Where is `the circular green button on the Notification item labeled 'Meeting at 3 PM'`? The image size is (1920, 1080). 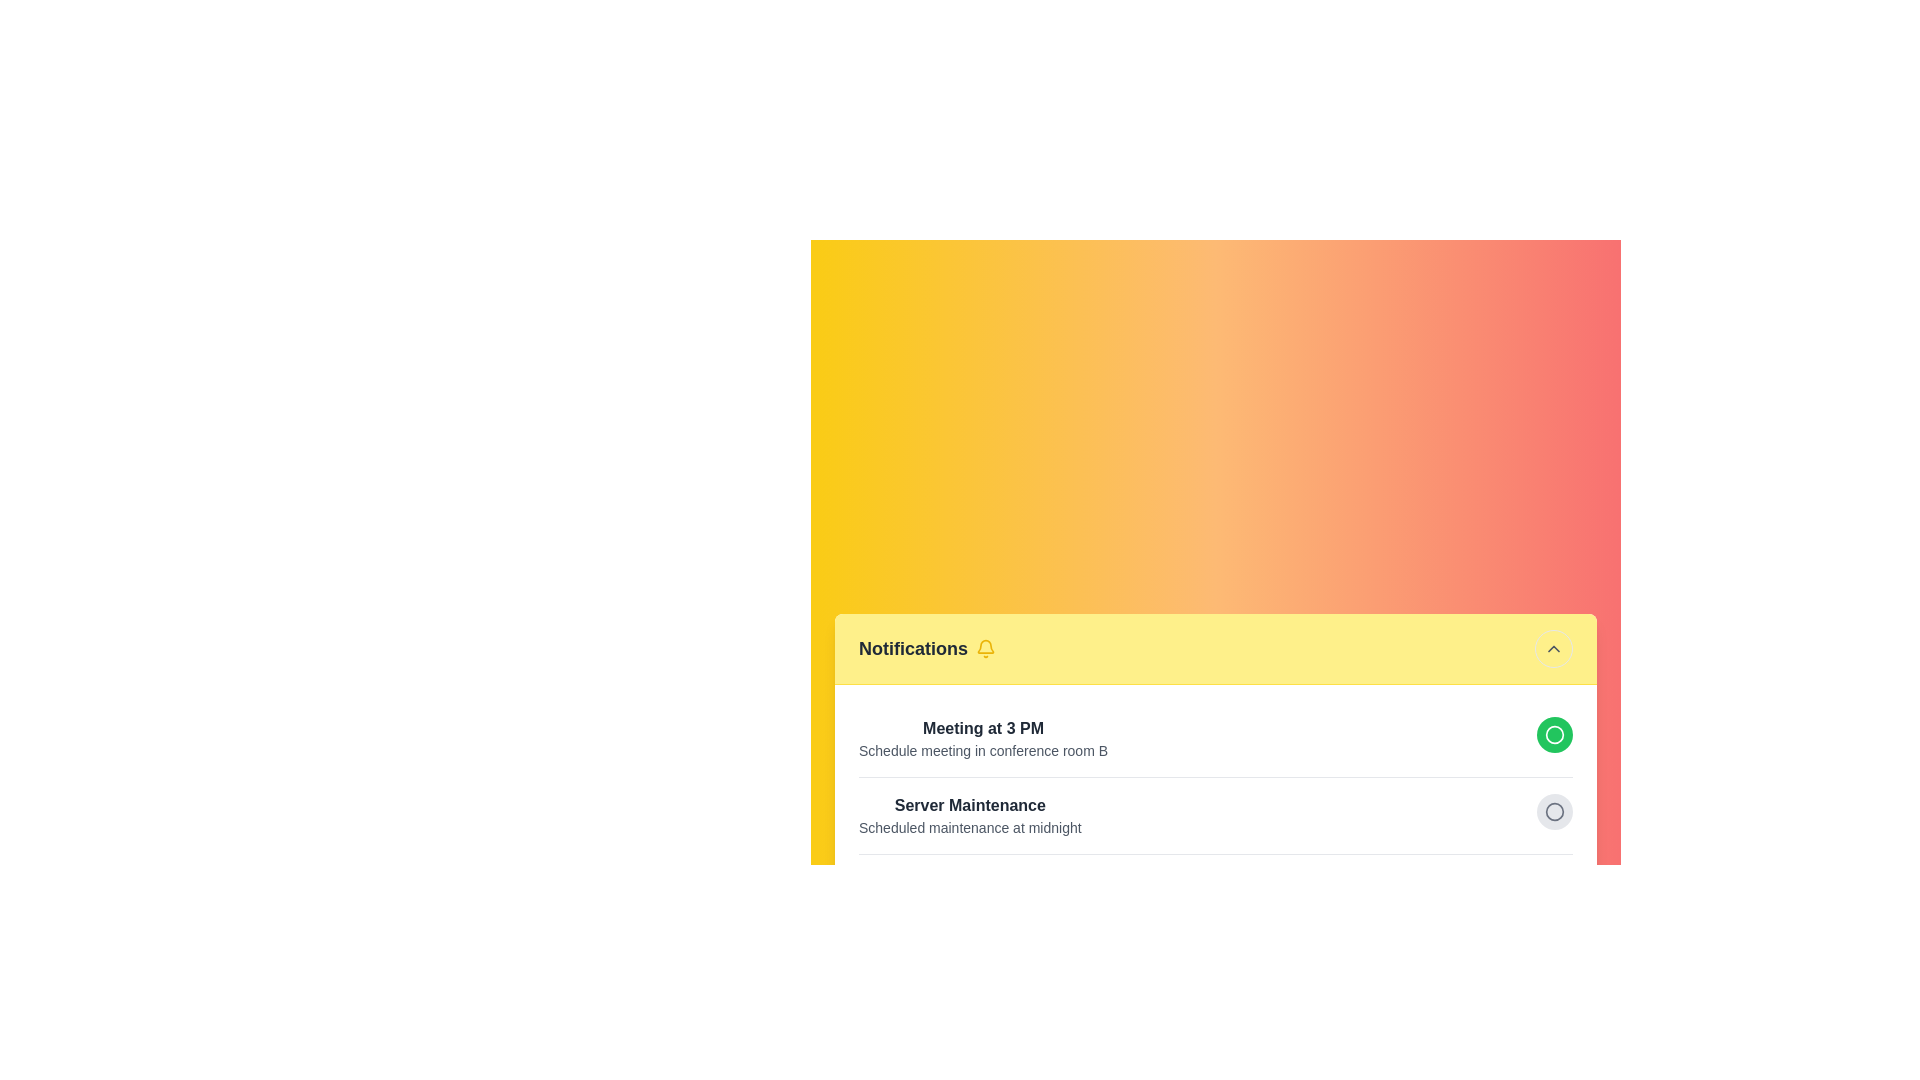
the circular green button on the Notification item labeled 'Meeting at 3 PM' is located at coordinates (1214, 737).